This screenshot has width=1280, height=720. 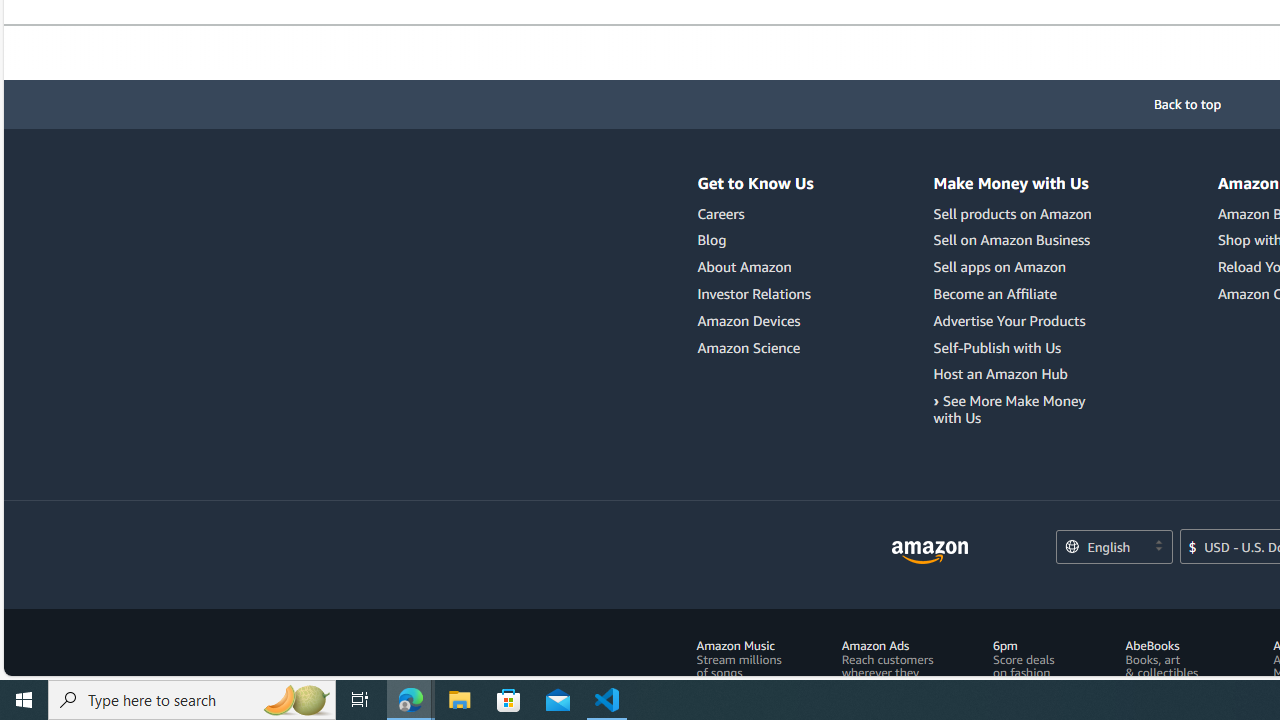 What do you see at coordinates (1015, 239) in the screenshot?
I see `'Sell on Amazon Business'` at bounding box center [1015, 239].